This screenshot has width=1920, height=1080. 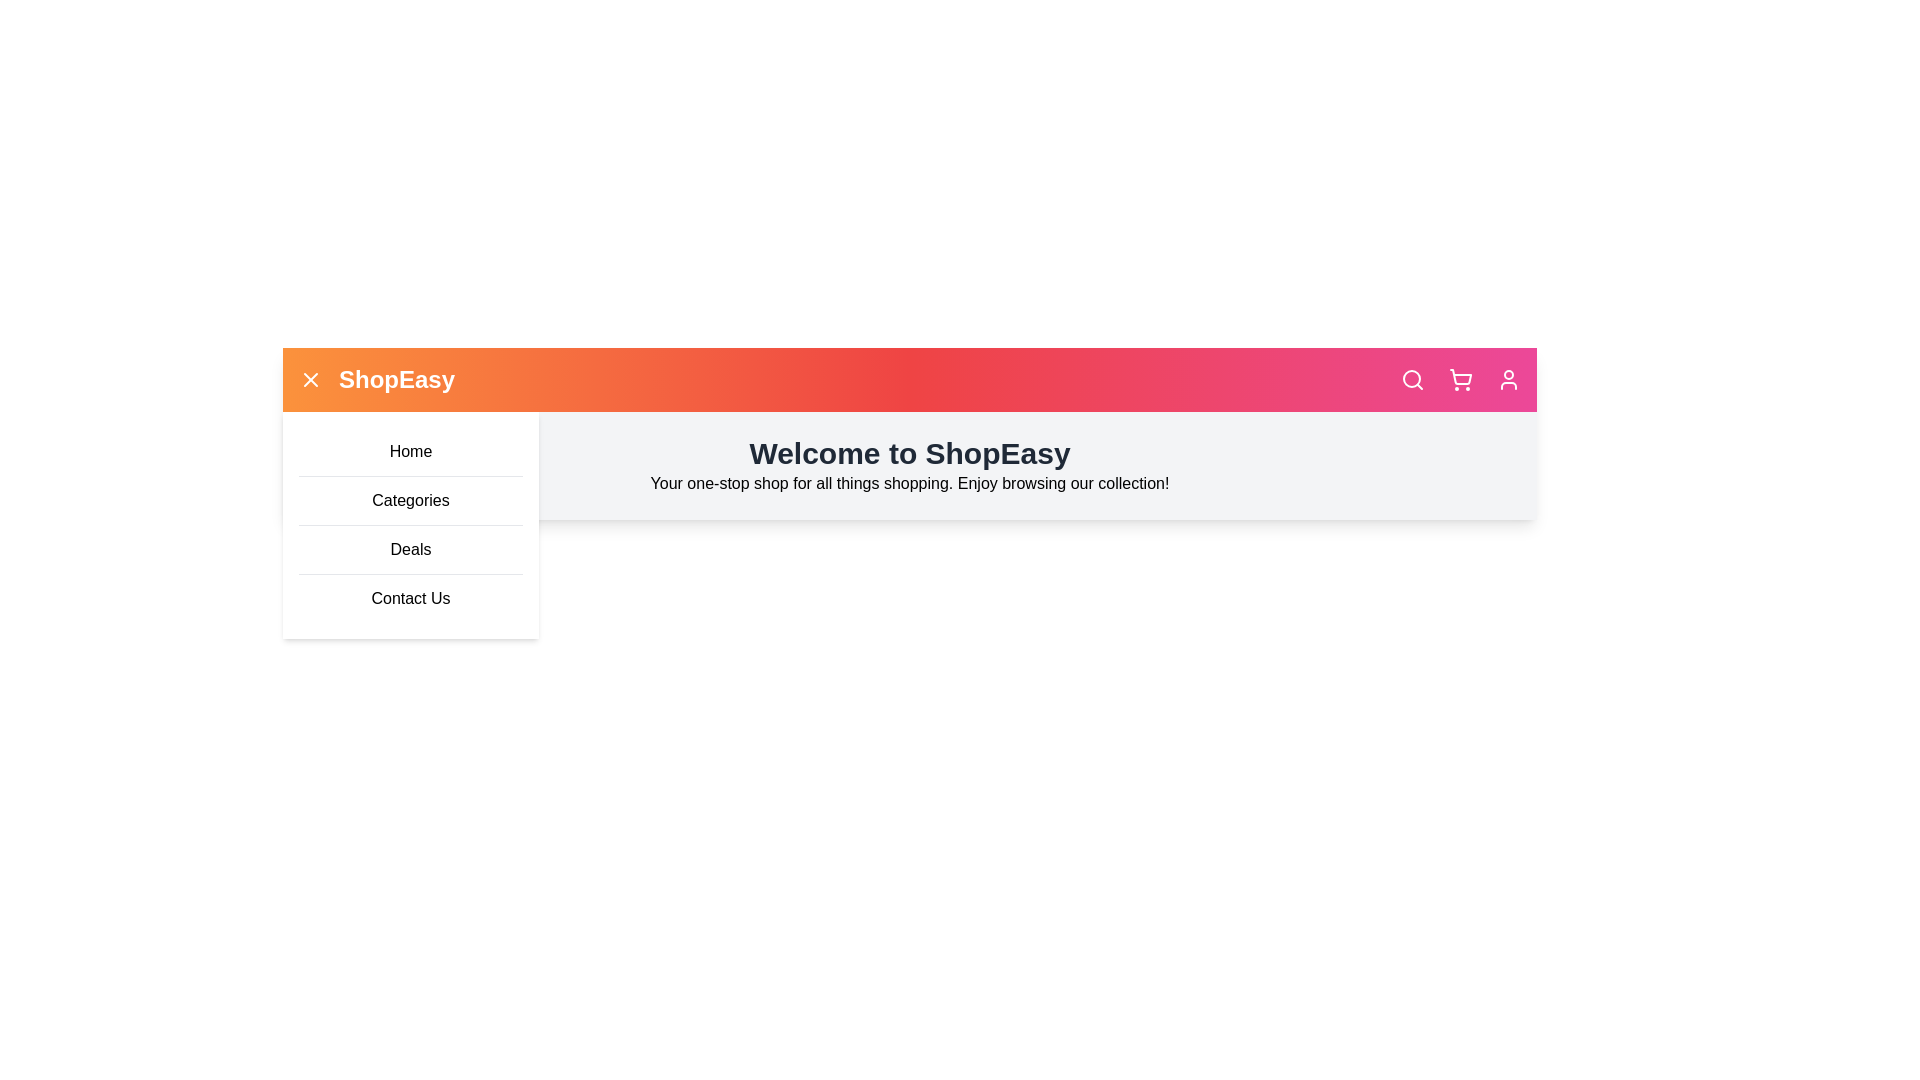 What do you see at coordinates (1411, 380) in the screenshot?
I see `the white magnifying glass icon button located in the upper right corner of the webpage` at bounding box center [1411, 380].